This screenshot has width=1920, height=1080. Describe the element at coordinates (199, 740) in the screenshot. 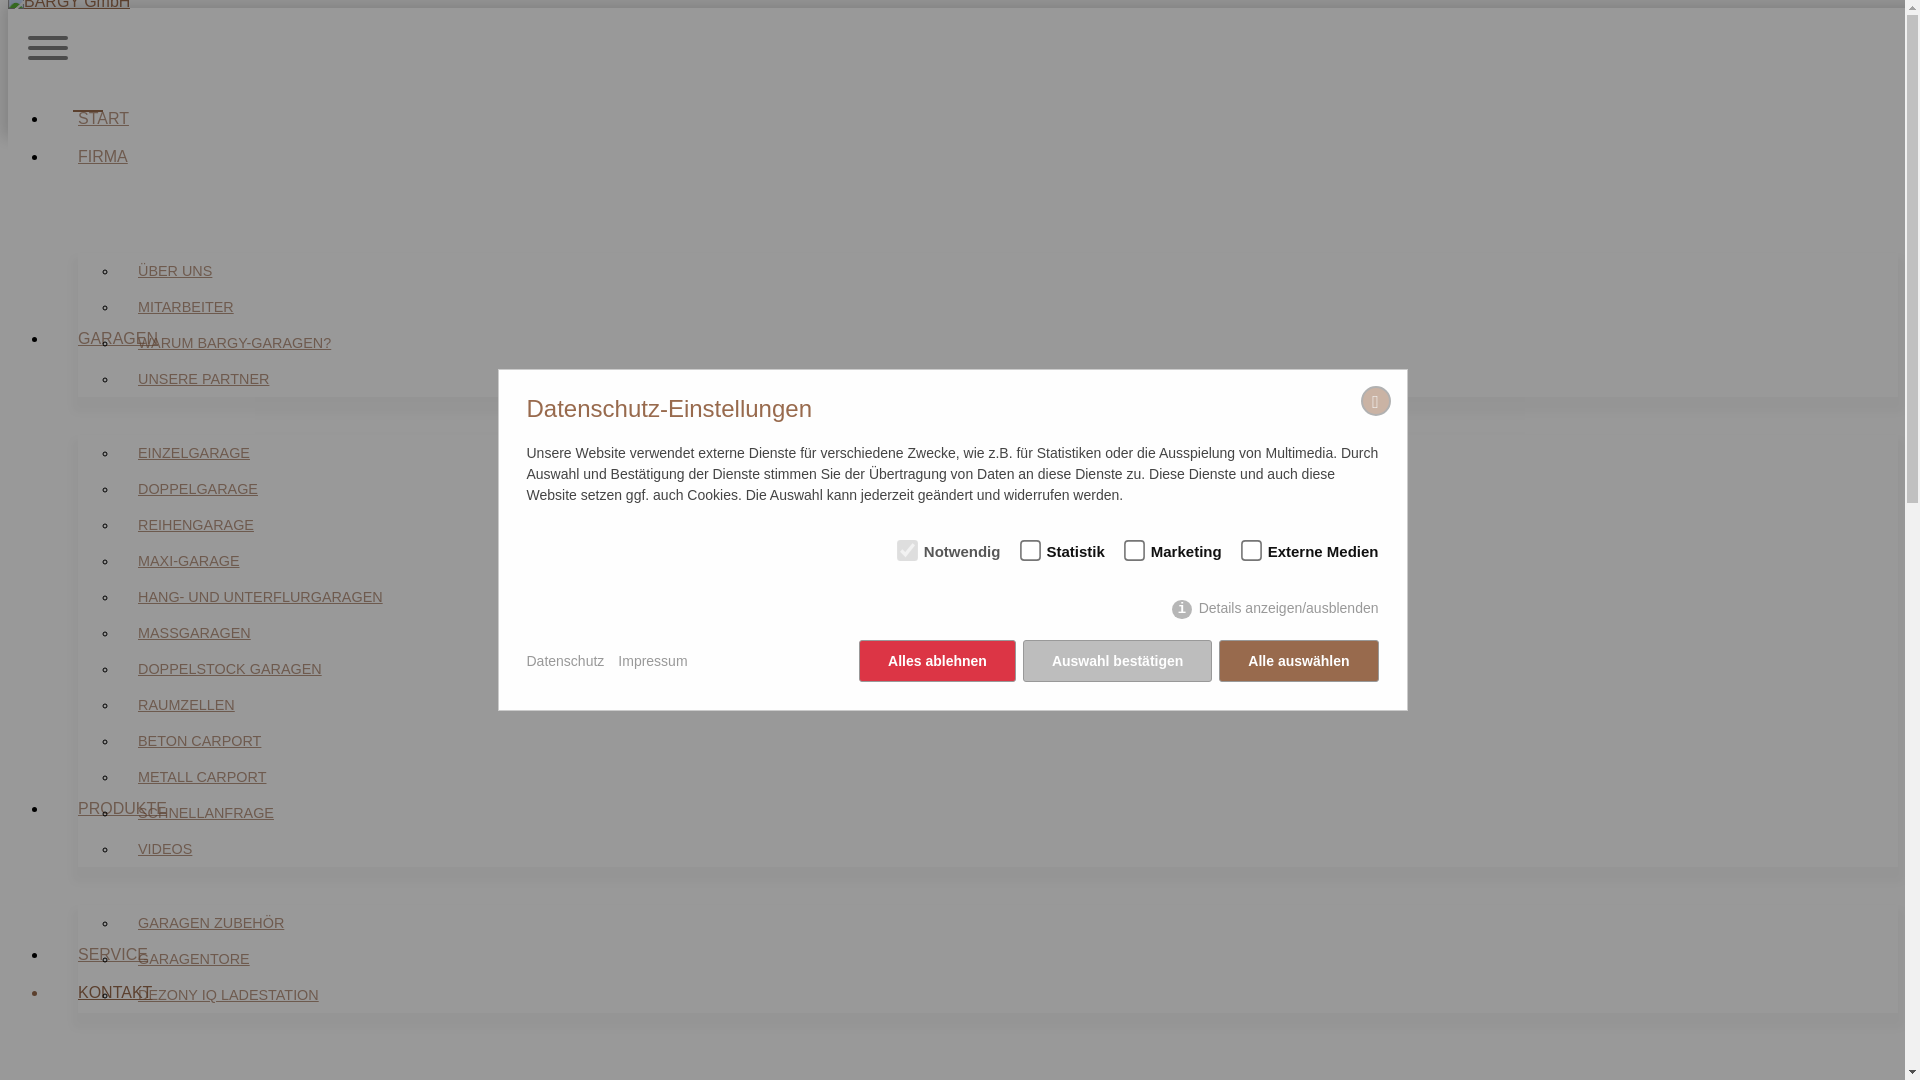

I see `'BETON CARPORT'` at that location.